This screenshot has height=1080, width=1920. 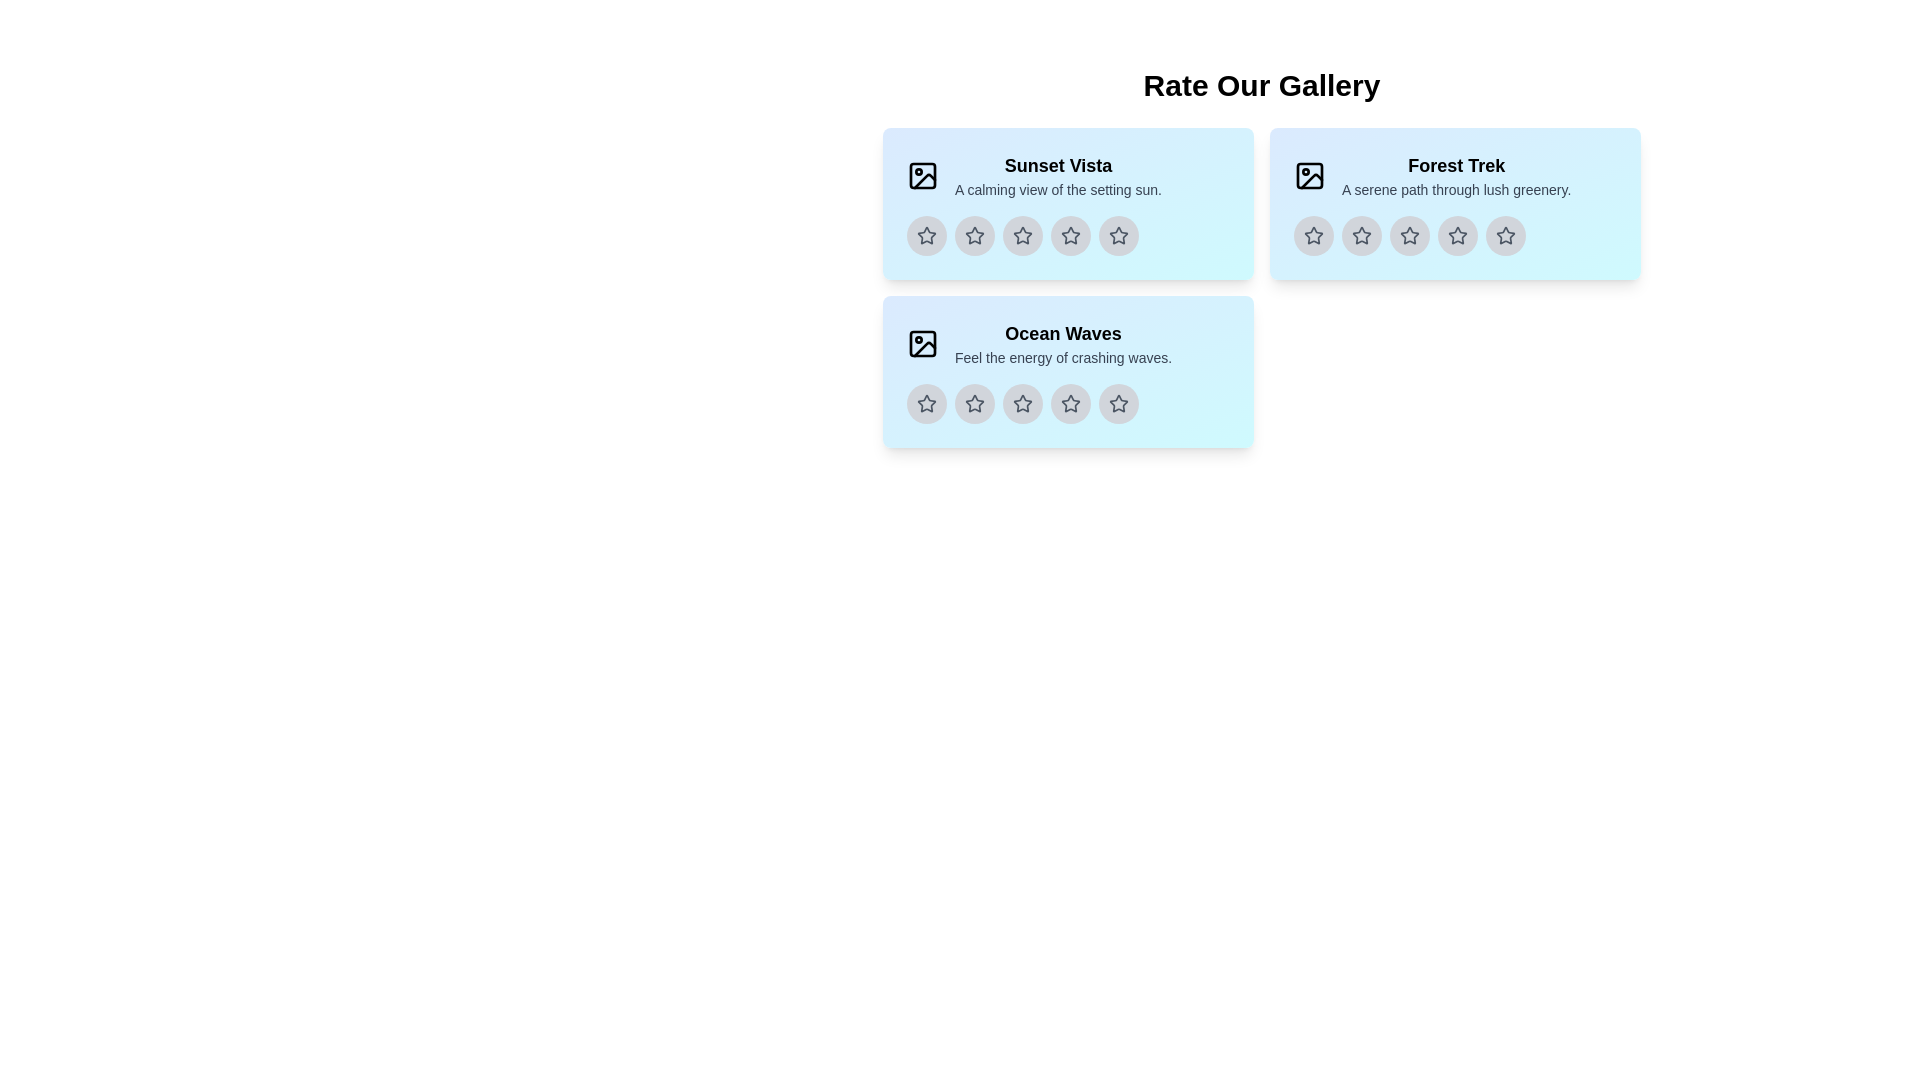 What do you see at coordinates (974, 404) in the screenshot?
I see `the one-star rating button for the 'Ocean Waves' card in the rating system` at bounding box center [974, 404].